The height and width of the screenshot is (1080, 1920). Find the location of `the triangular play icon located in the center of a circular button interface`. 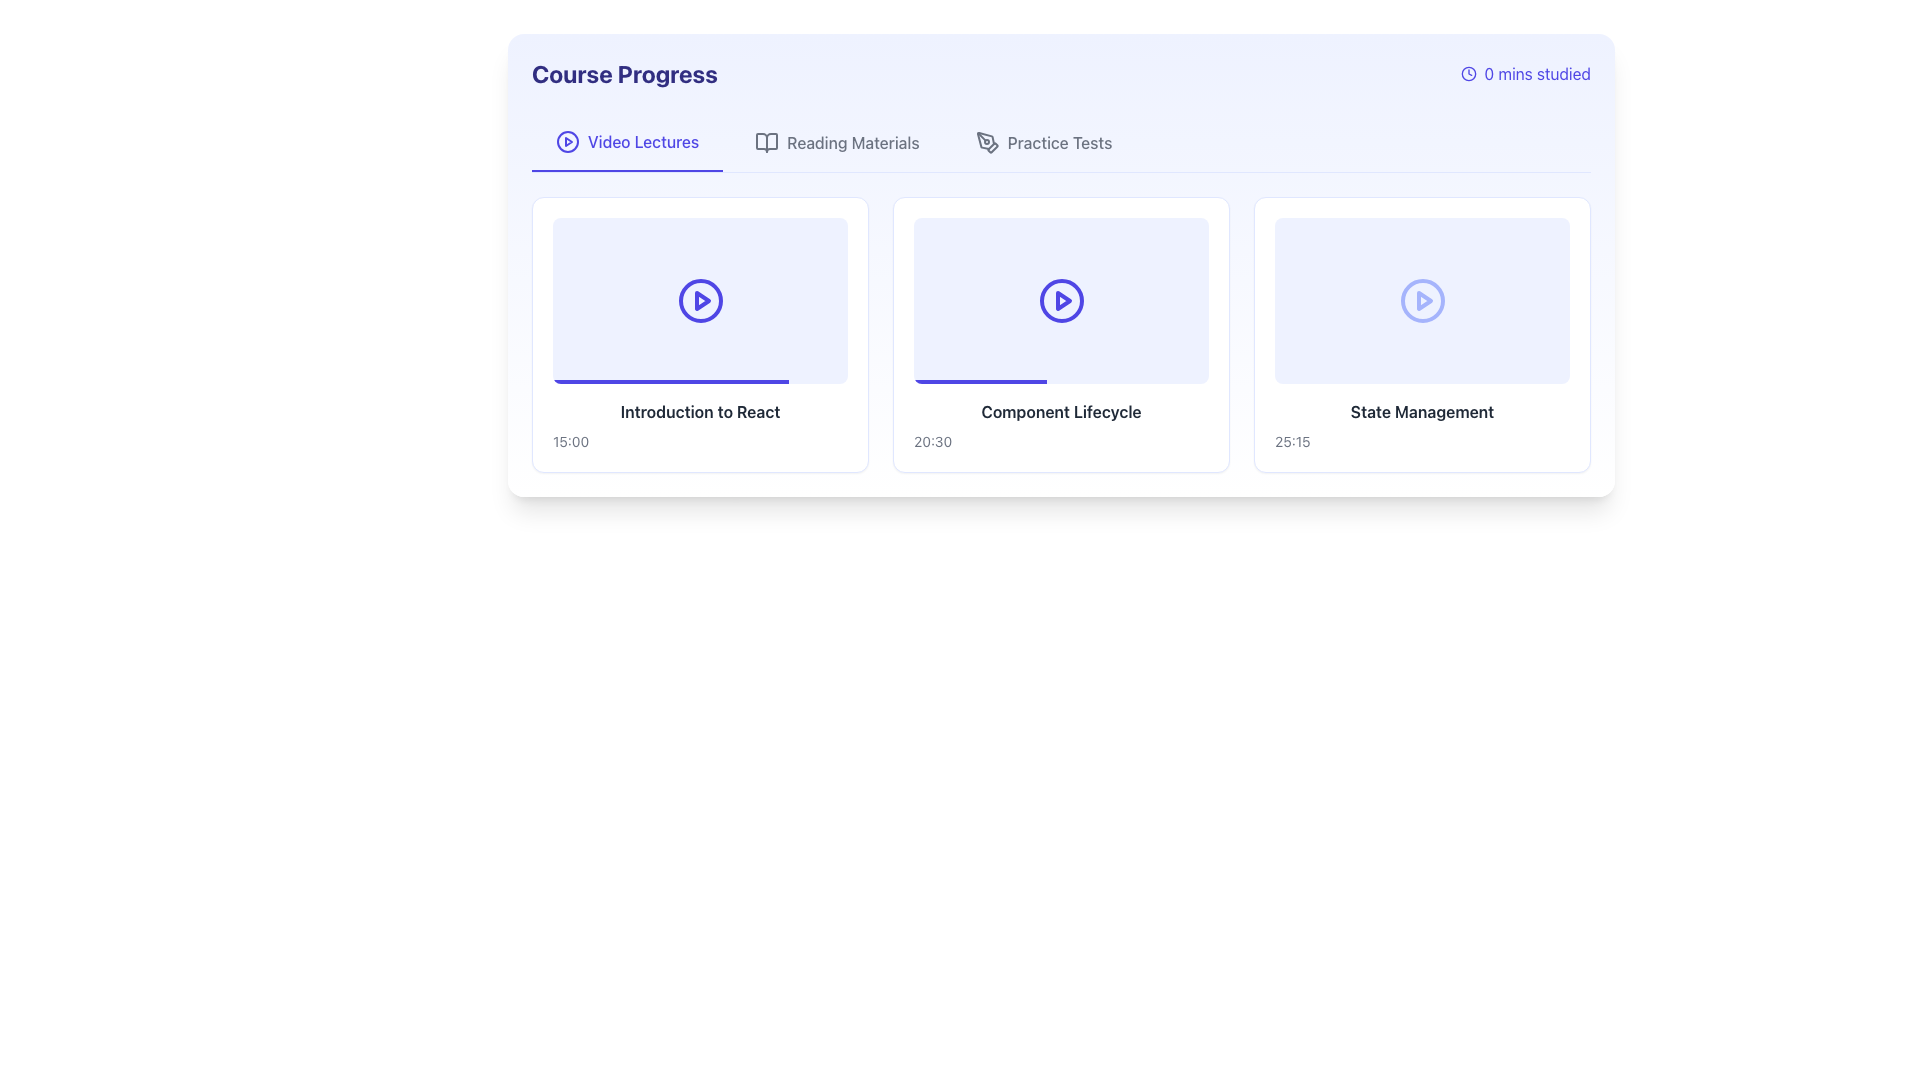

the triangular play icon located in the center of a circular button interface is located at coordinates (1423, 300).